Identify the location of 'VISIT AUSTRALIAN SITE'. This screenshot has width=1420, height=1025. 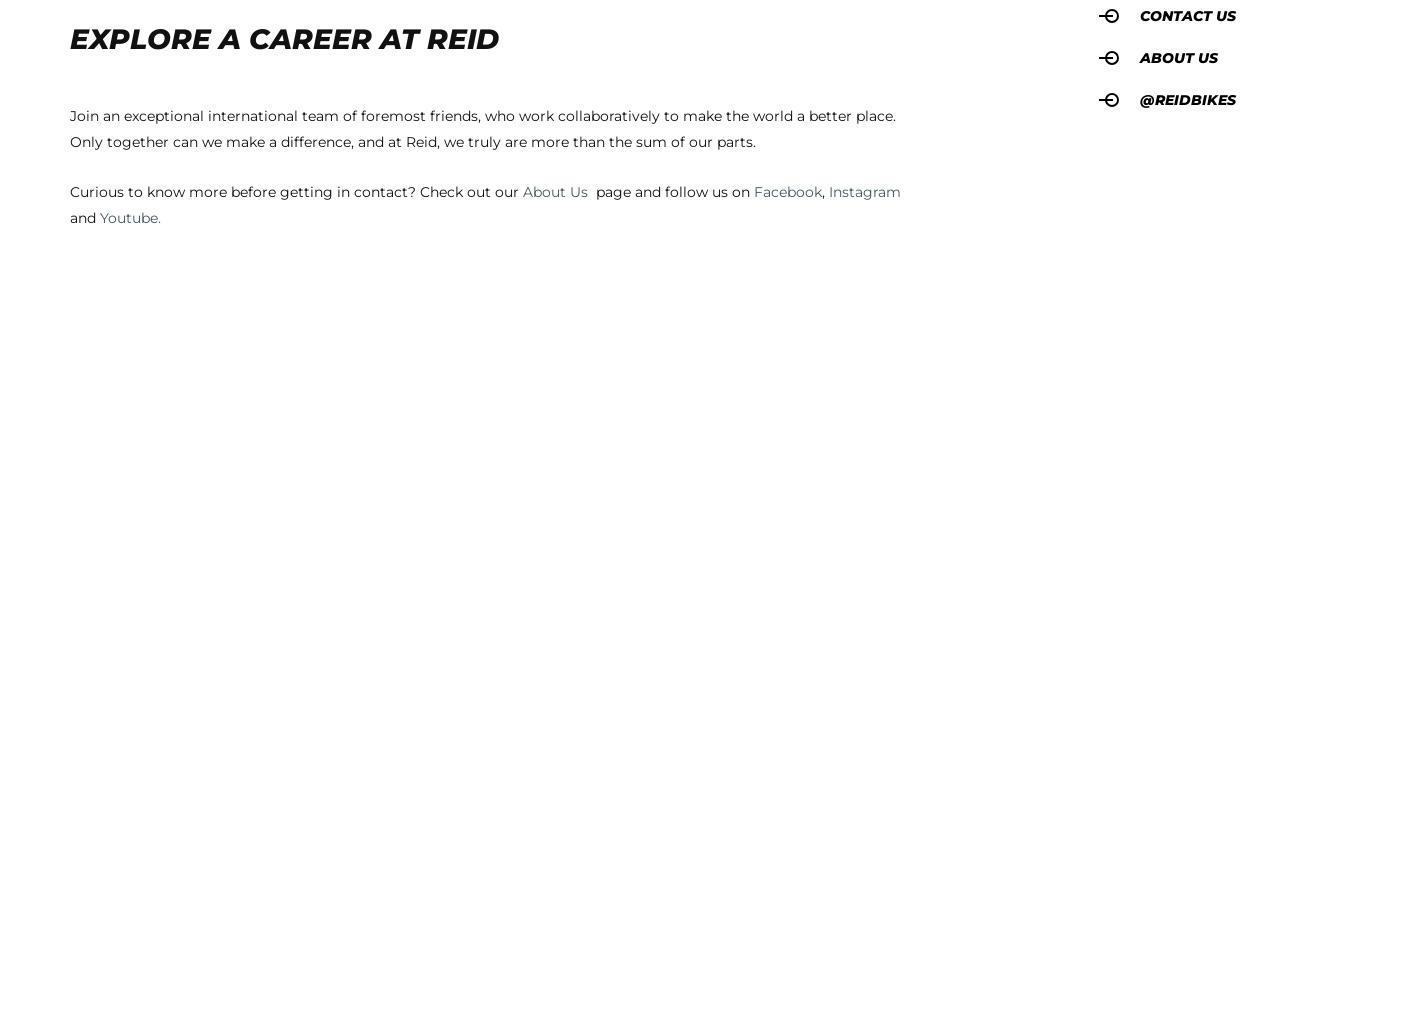
(541, 78).